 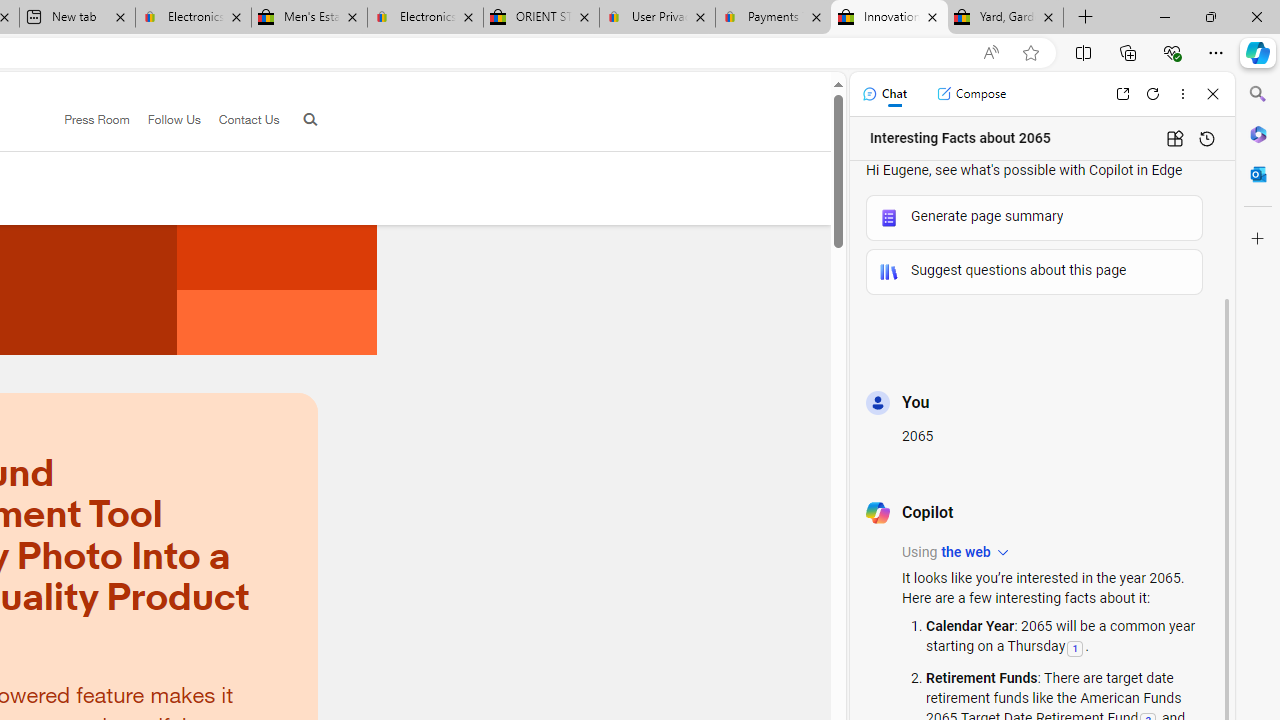 I want to click on 'Follow Us', so click(x=174, y=119).